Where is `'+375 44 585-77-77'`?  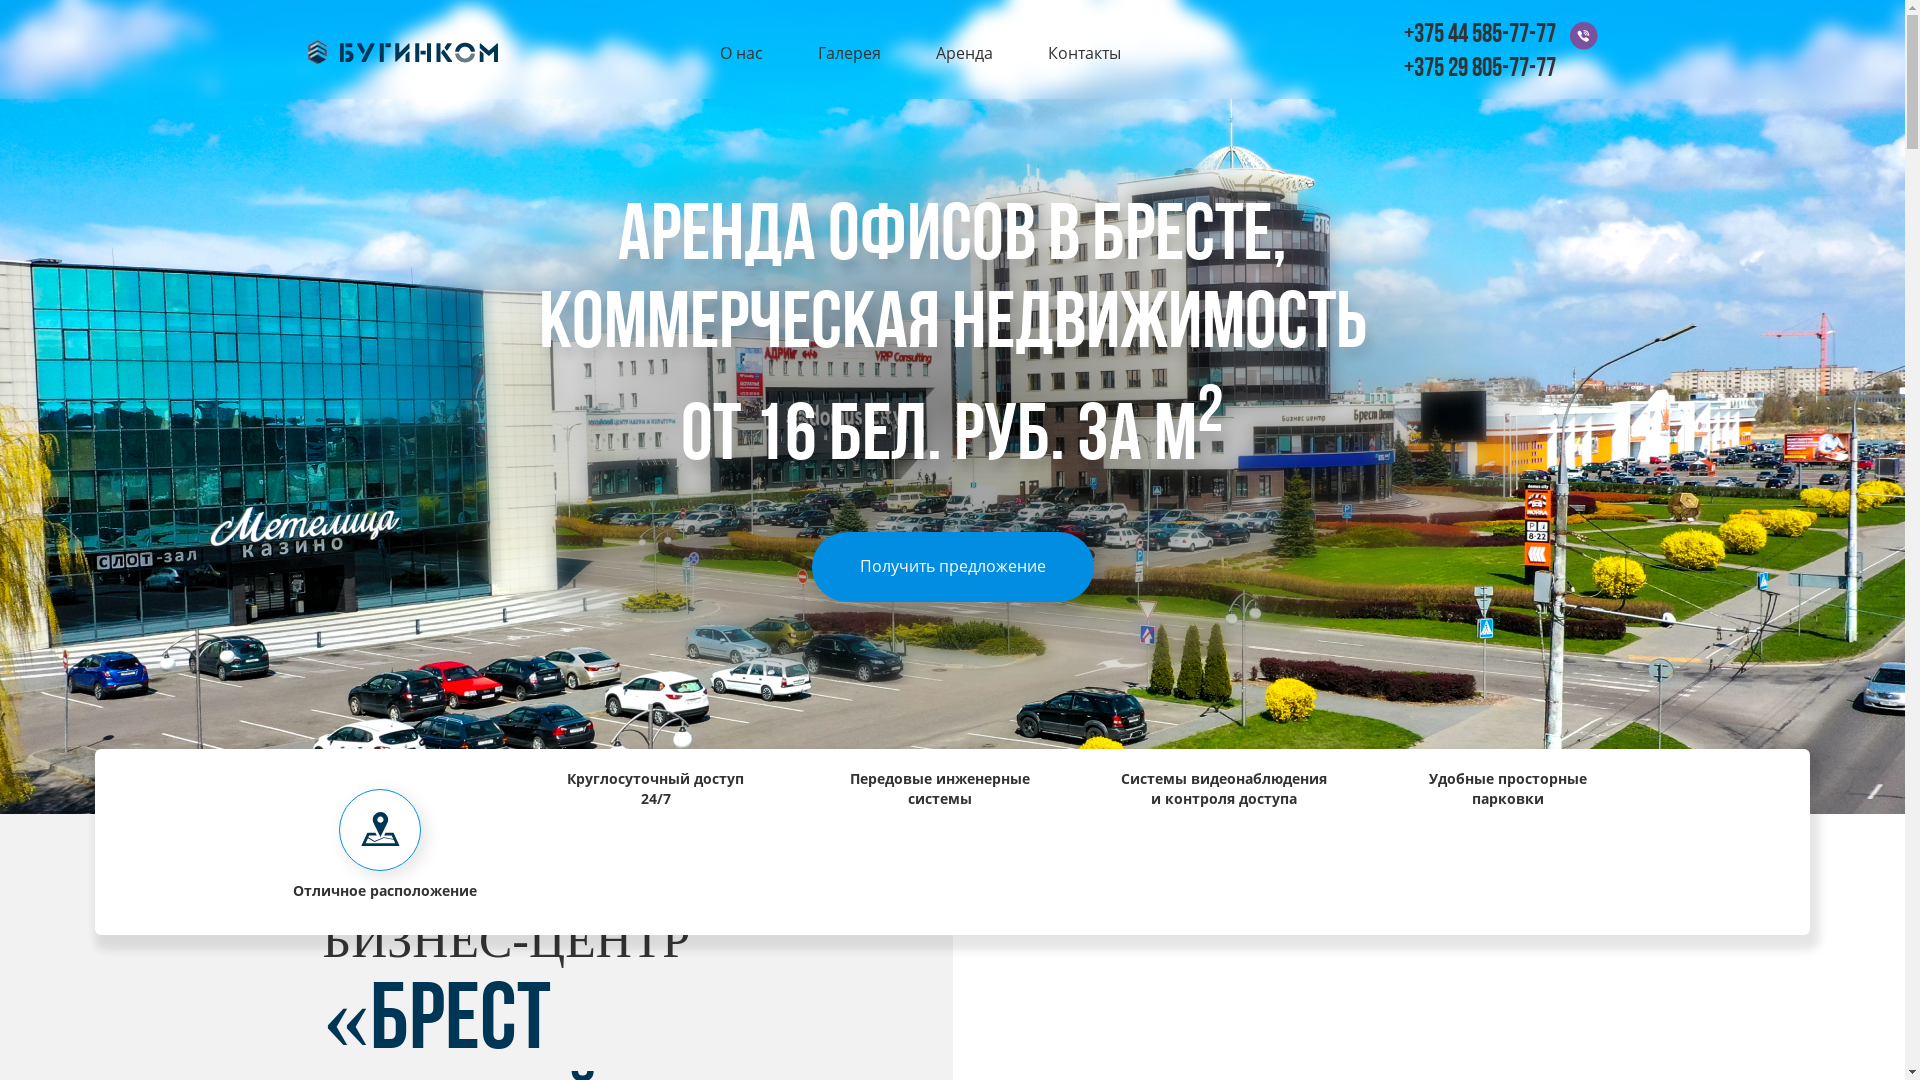 '+375 44 585-77-77' is located at coordinates (1402, 35).